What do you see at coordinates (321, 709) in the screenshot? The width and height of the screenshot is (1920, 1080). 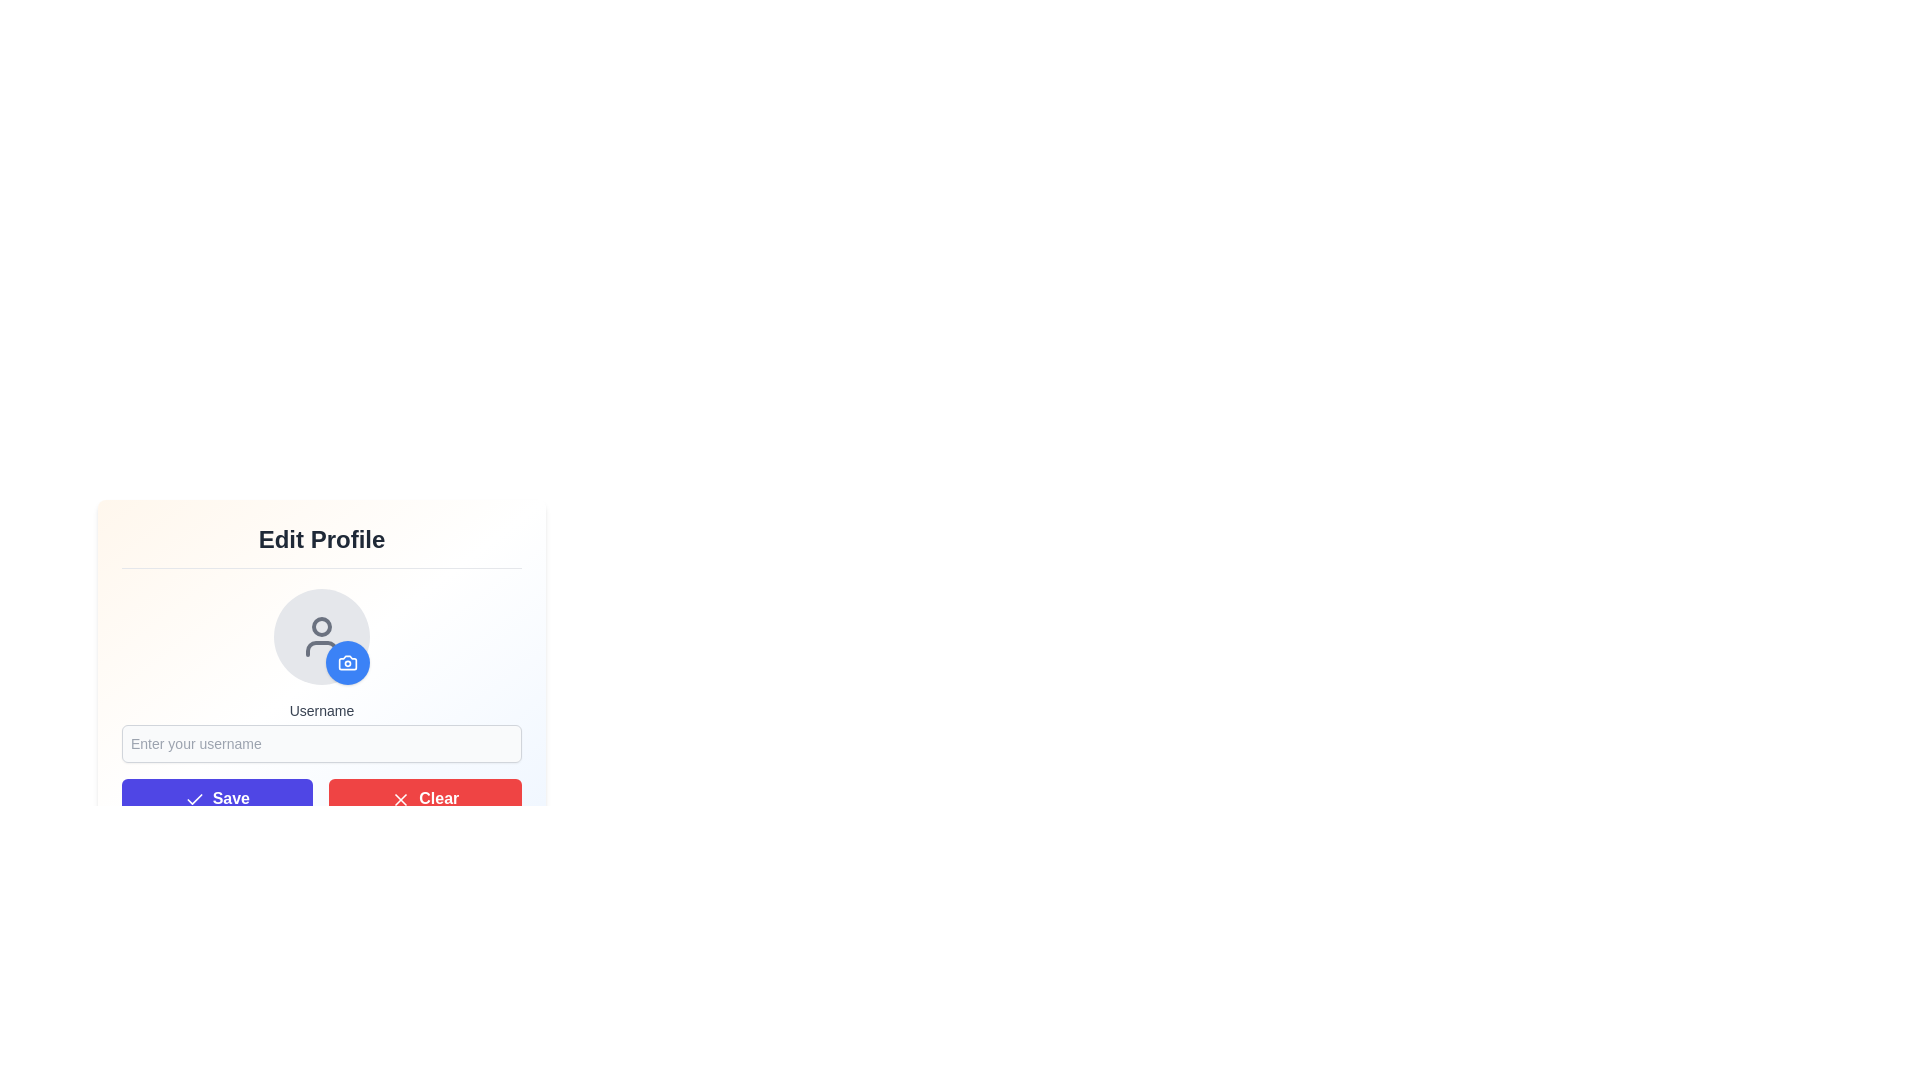 I see `'Username' text label located above the input field in the 'Edit Profile' section, which provides guidance for entering the username` at bounding box center [321, 709].